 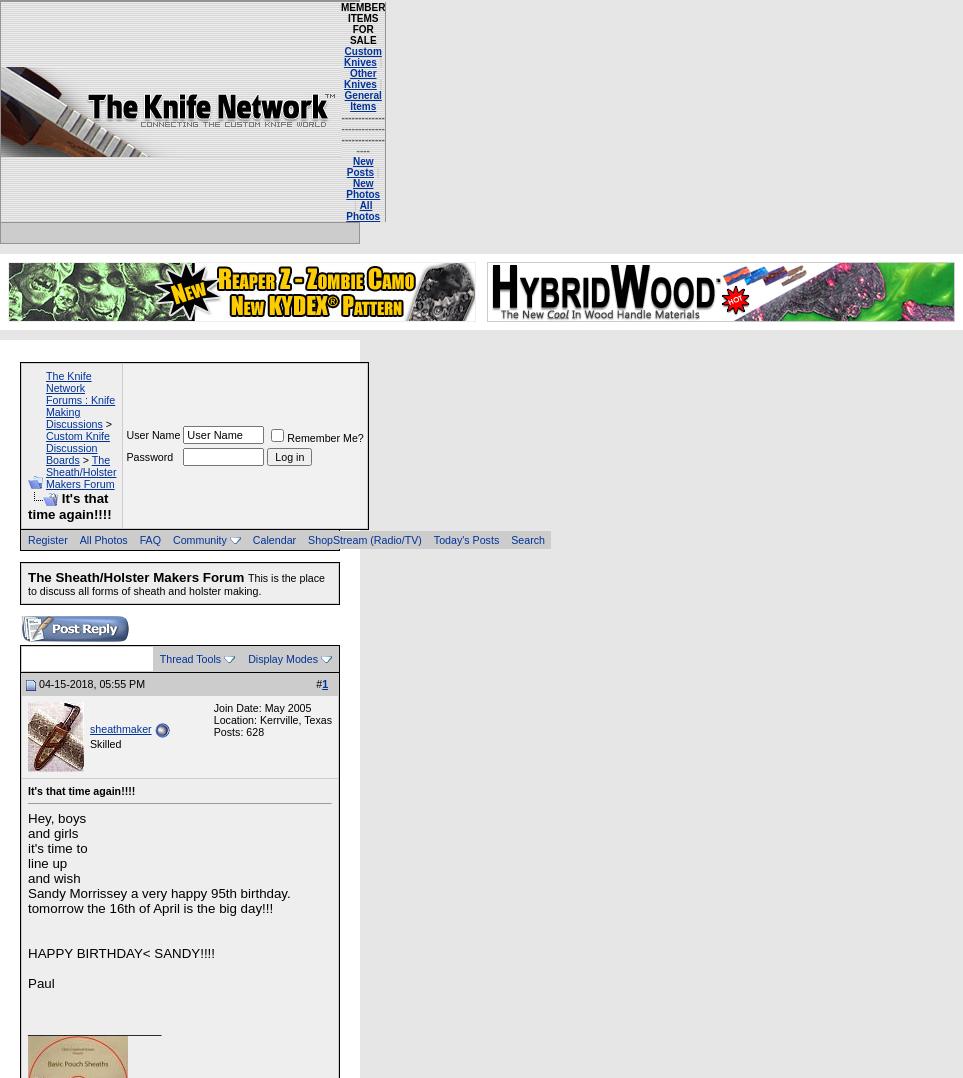 What do you see at coordinates (198, 539) in the screenshot?
I see `'Community'` at bounding box center [198, 539].